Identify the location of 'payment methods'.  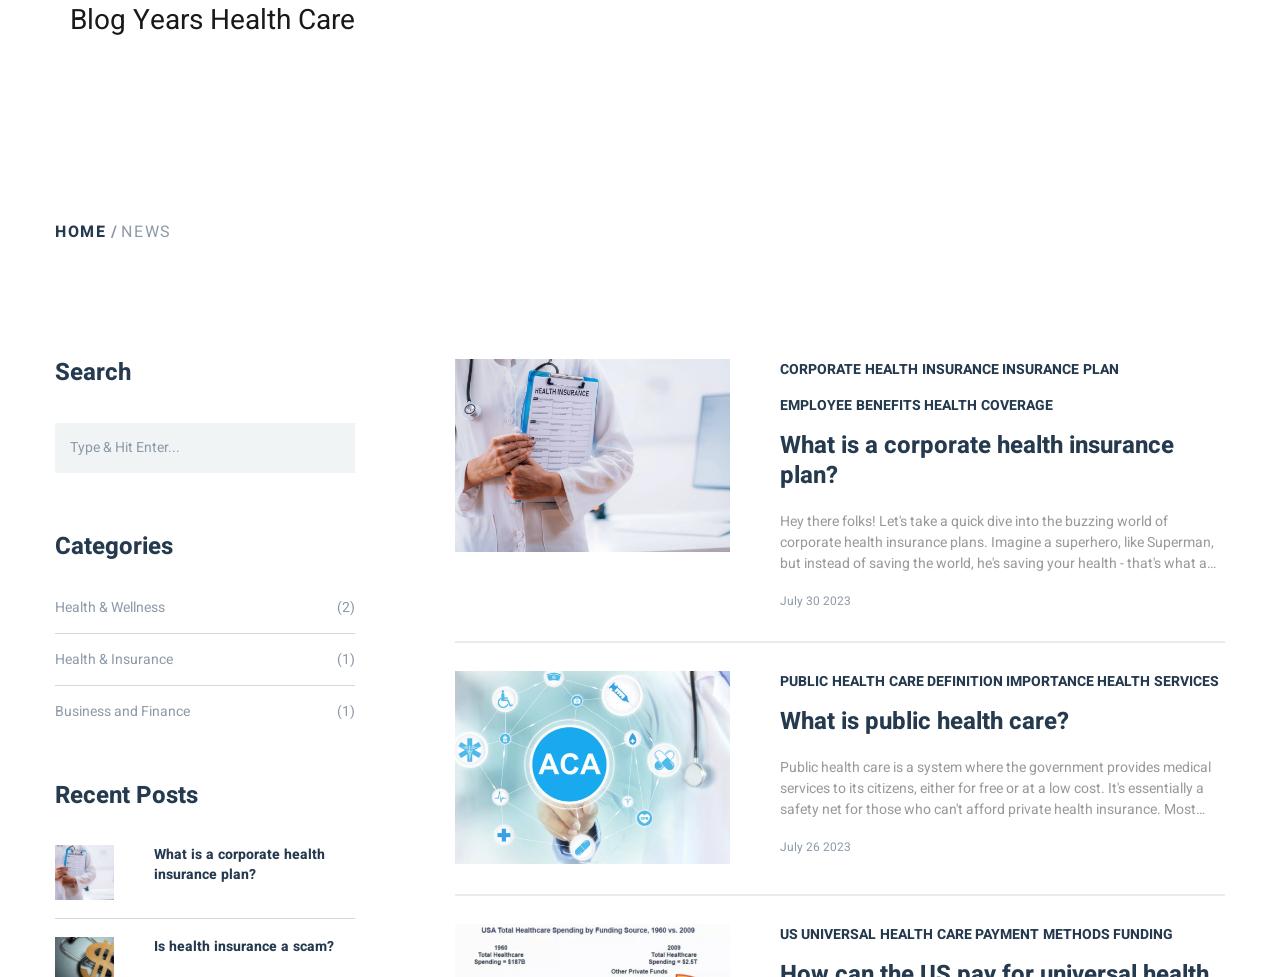
(974, 933).